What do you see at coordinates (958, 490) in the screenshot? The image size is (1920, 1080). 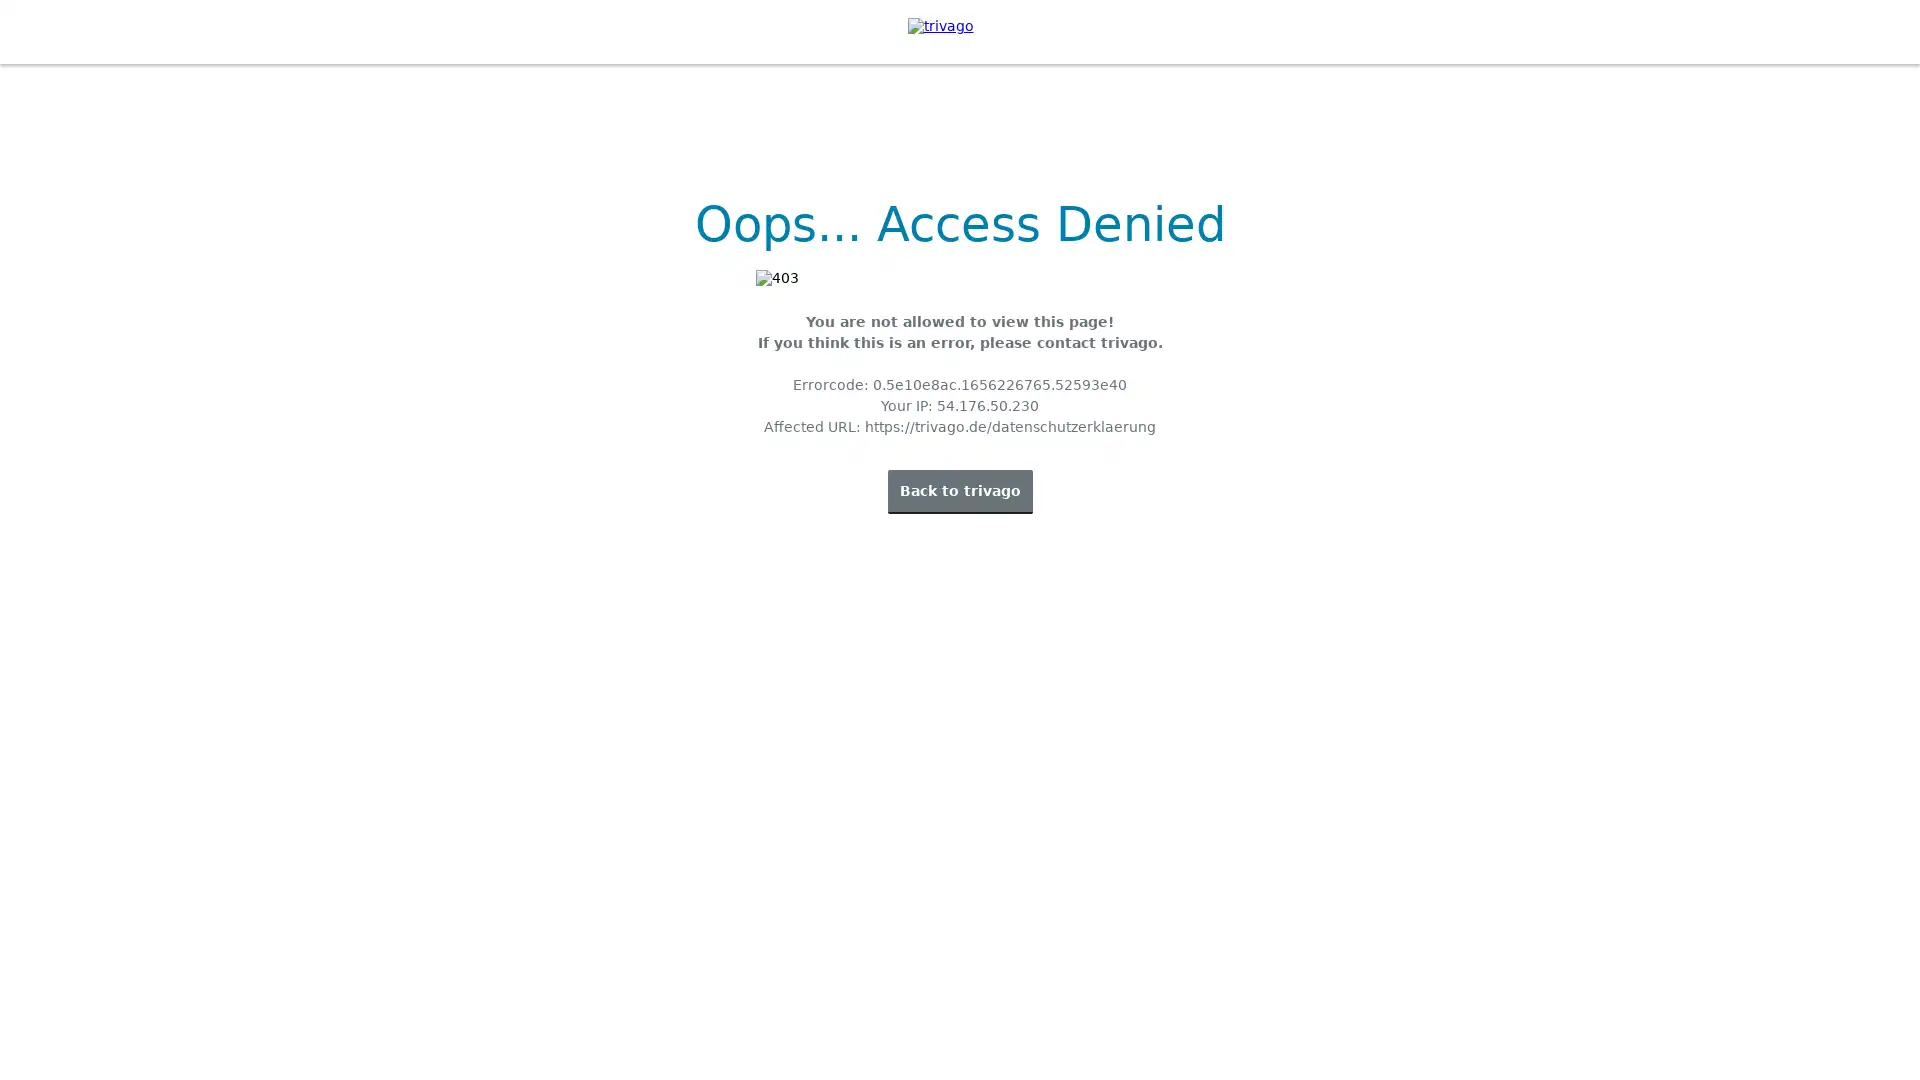 I see `Back to trivago` at bounding box center [958, 490].